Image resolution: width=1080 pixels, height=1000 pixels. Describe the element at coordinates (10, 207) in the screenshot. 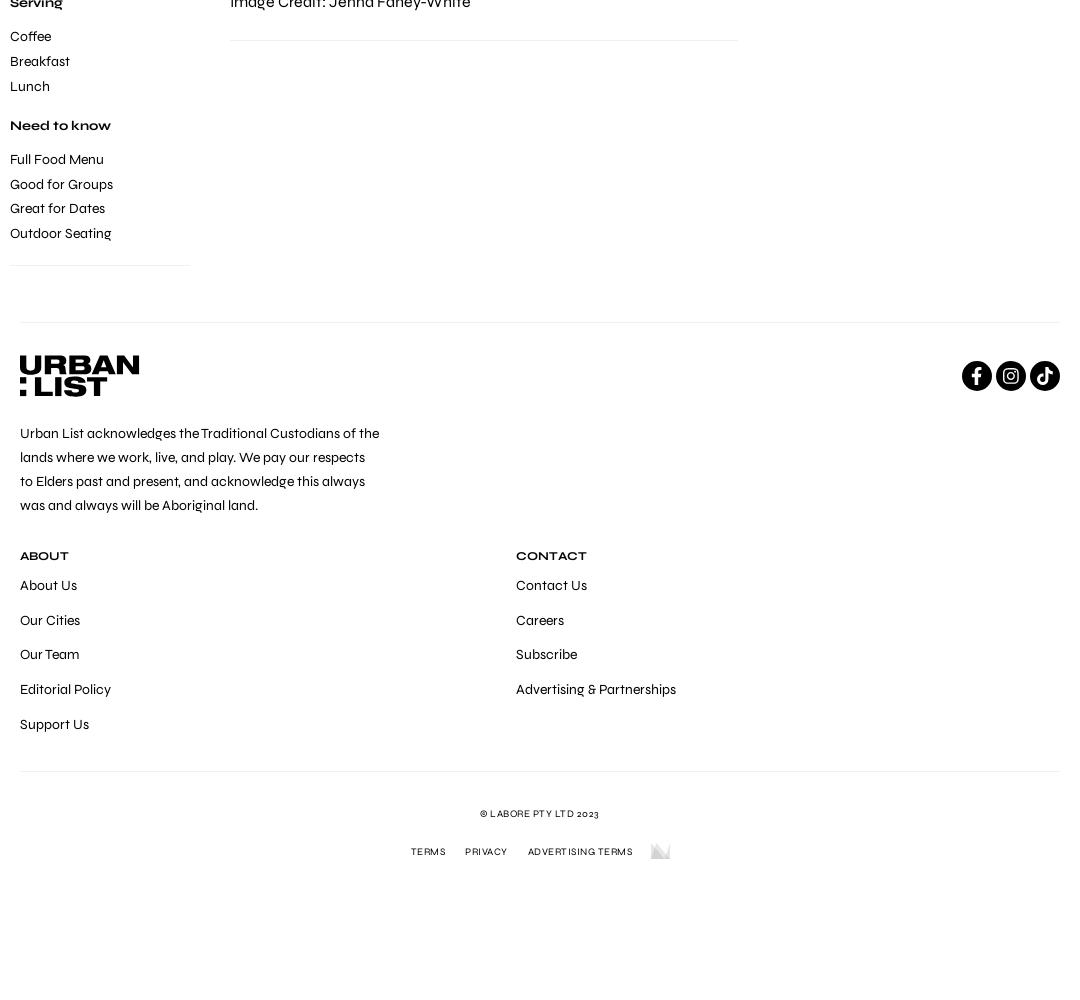

I see `'Great for Dates'` at that location.